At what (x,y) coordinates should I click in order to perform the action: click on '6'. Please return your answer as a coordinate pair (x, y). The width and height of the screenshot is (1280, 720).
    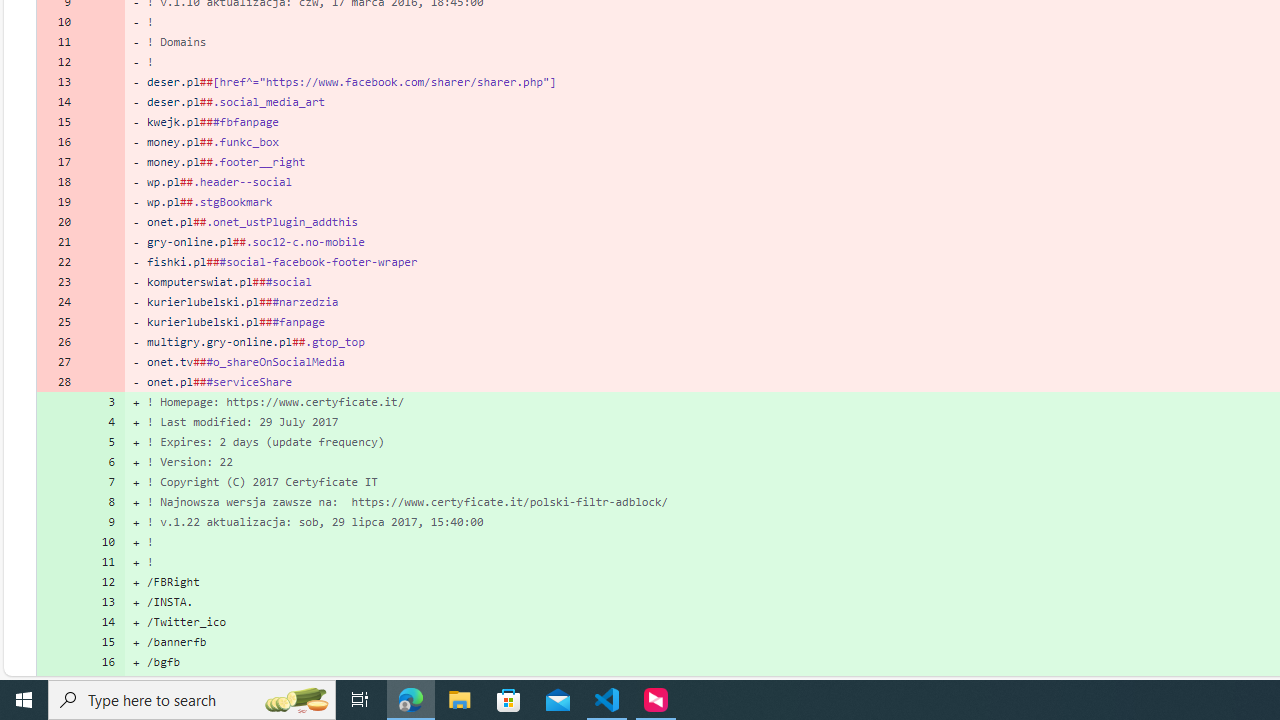
    Looking at the image, I should click on (102, 462).